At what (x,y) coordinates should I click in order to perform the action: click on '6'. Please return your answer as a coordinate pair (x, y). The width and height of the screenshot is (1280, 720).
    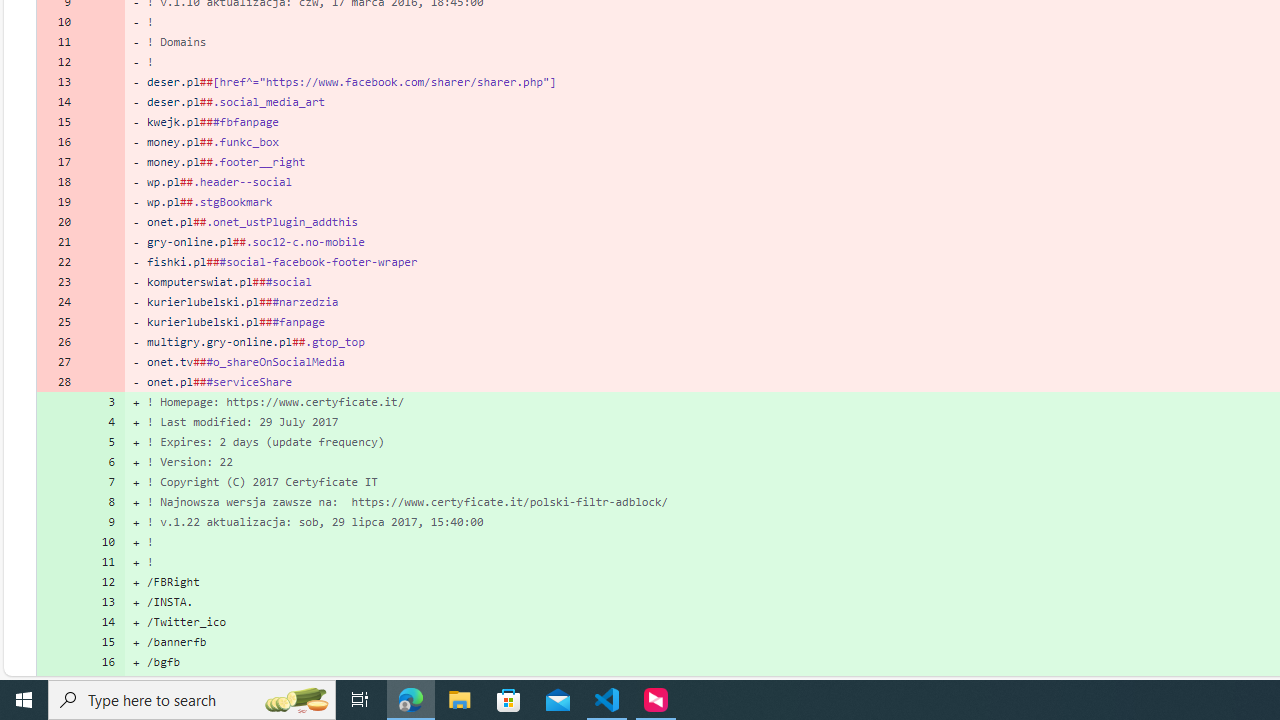
    Looking at the image, I should click on (102, 462).